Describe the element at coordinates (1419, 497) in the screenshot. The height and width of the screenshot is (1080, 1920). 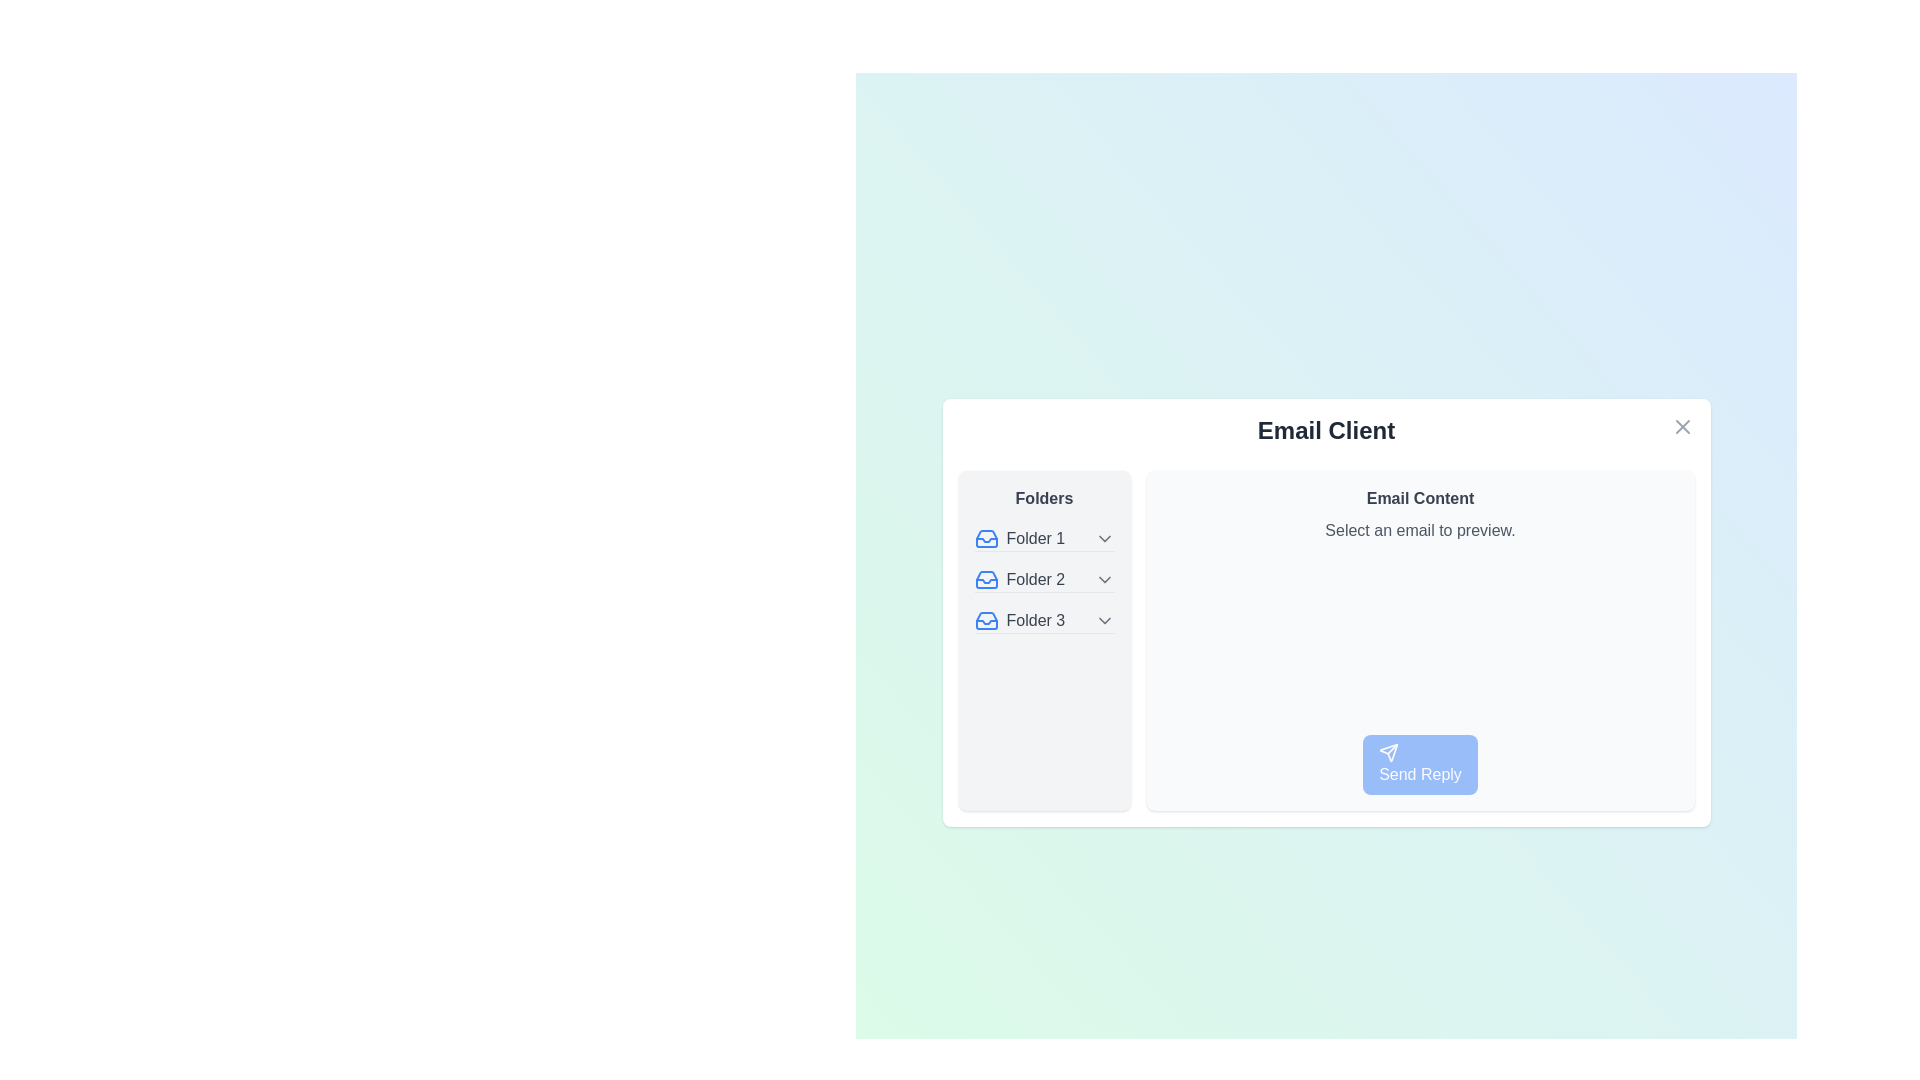
I see `the static header text label that introduces the email content preview area, located centrally above the text 'Select an email` at that location.